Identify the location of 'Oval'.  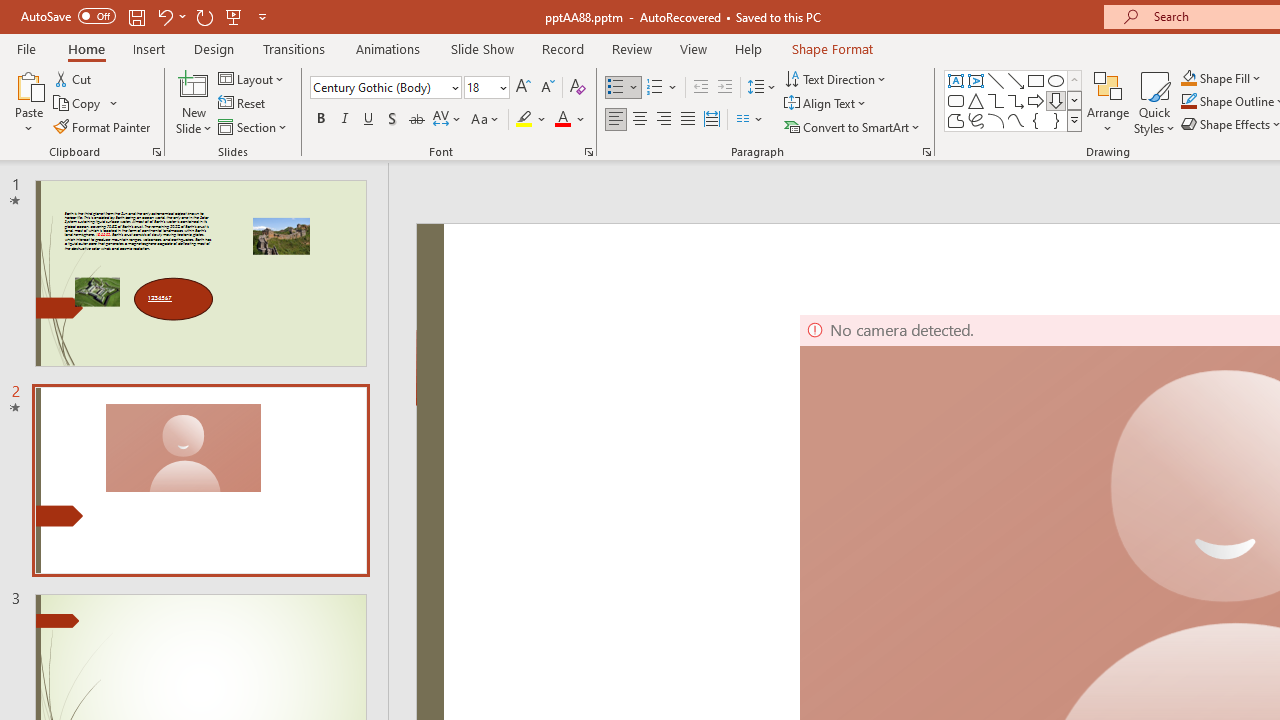
(1055, 80).